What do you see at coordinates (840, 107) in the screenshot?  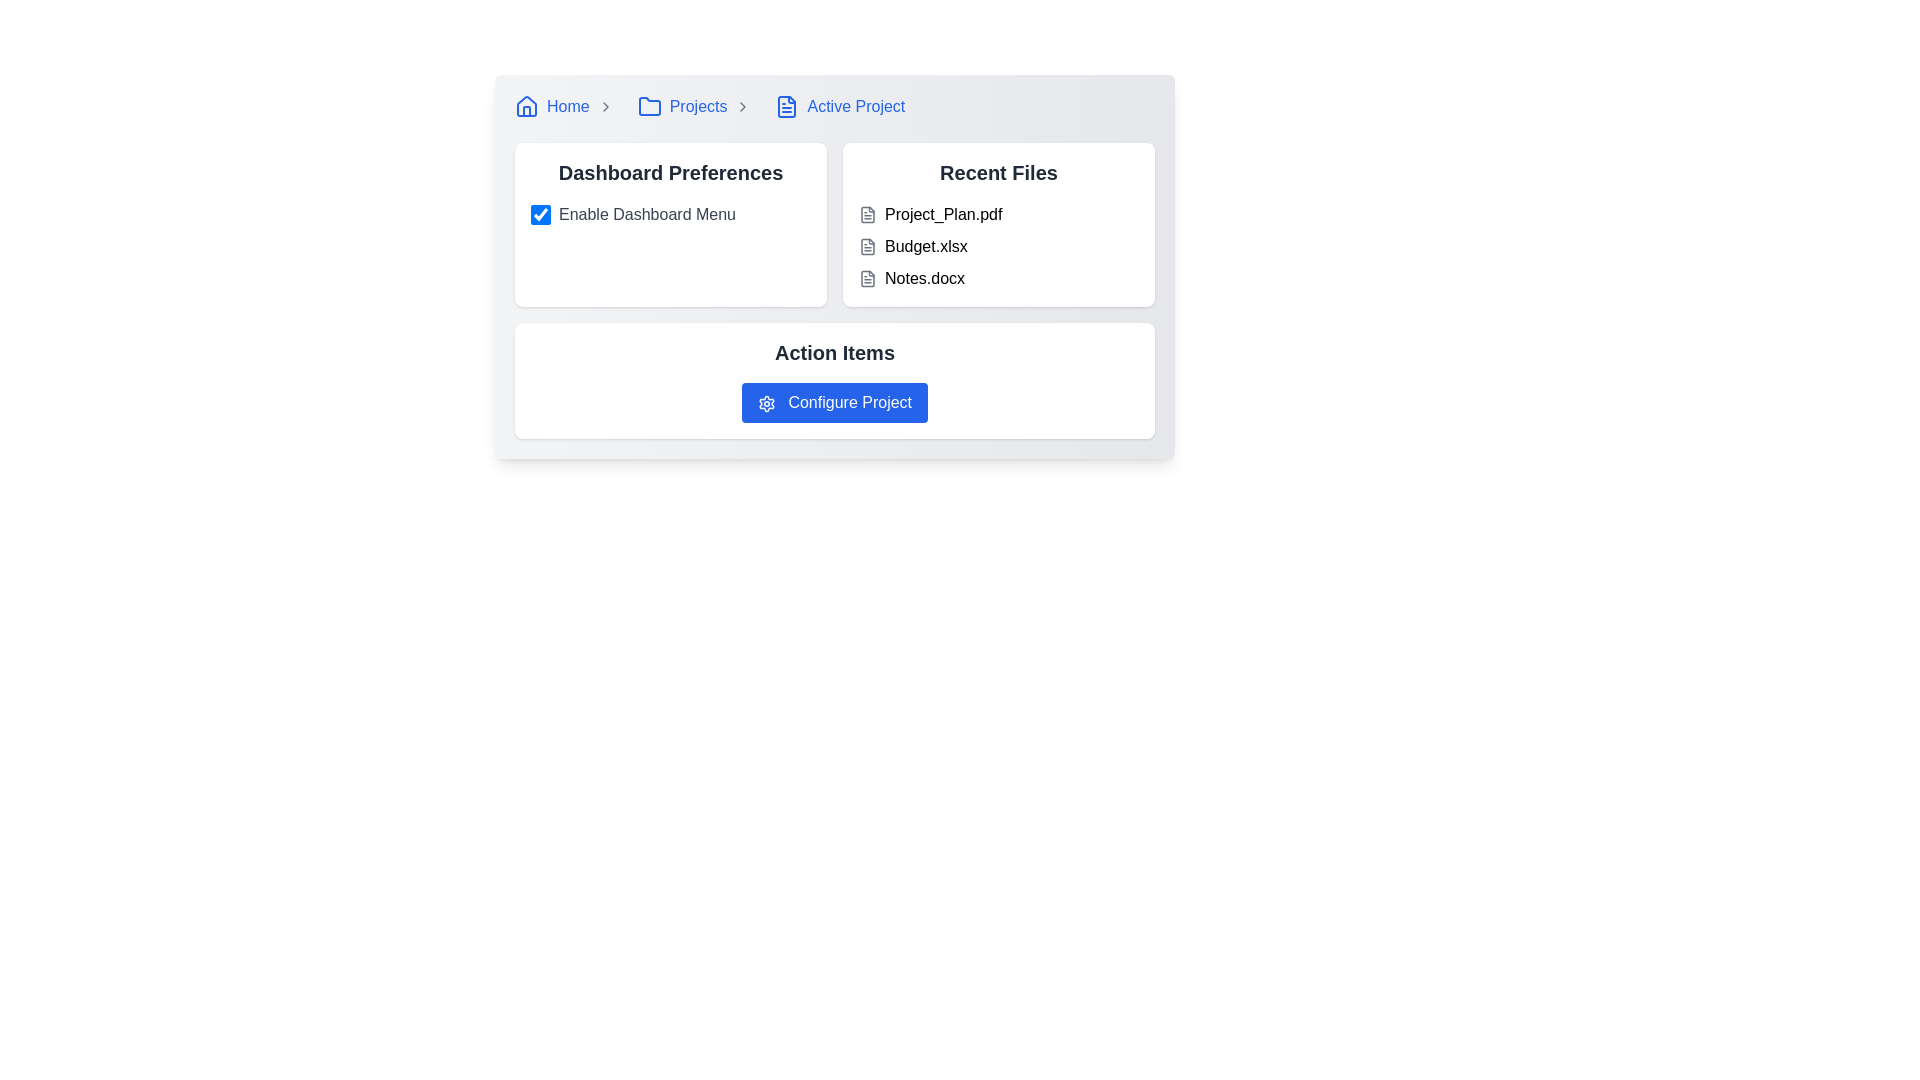 I see `the third item in the breadcrumb navigation that represents the current active project, located to the right of 'Projects'` at bounding box center [840, 107].